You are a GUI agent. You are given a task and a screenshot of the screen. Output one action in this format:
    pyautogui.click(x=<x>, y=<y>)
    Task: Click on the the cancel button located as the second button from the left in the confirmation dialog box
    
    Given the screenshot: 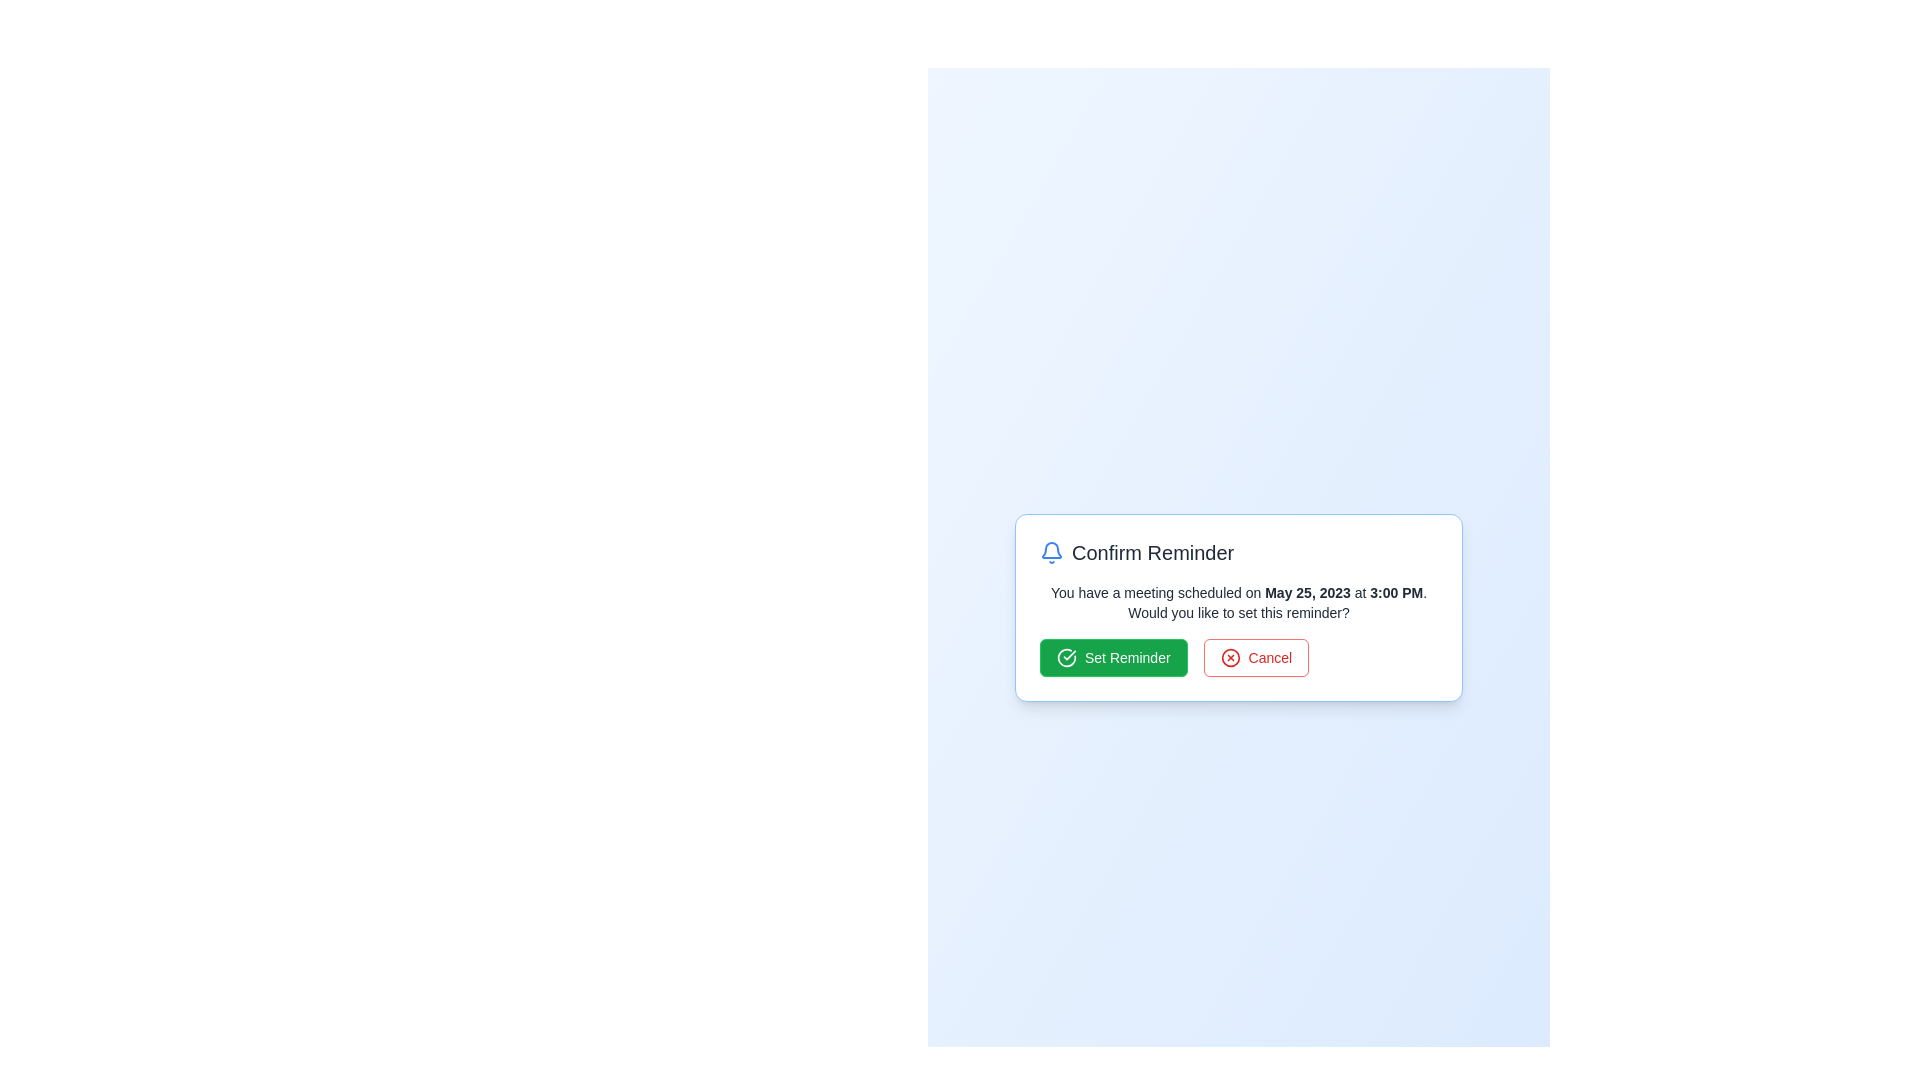 What is the action you would take?
    pyautogui.click(x=1255, y=658)
    